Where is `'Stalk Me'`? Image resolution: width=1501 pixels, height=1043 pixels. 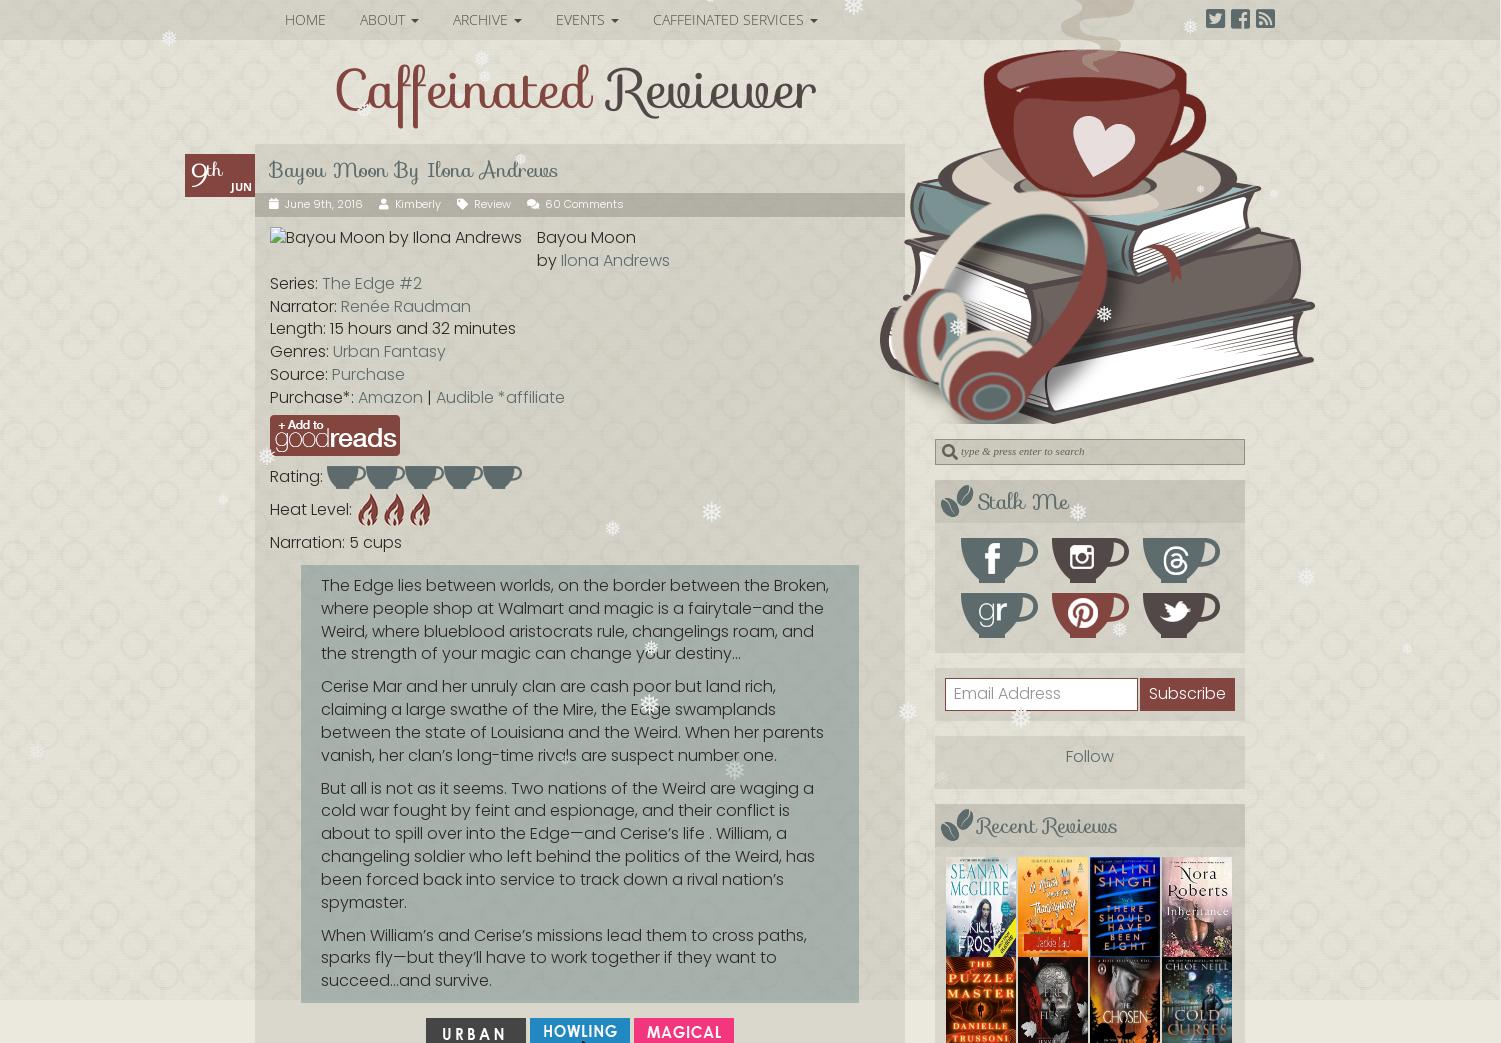 'Stalk Me' is located at coordinates (1023, 500).